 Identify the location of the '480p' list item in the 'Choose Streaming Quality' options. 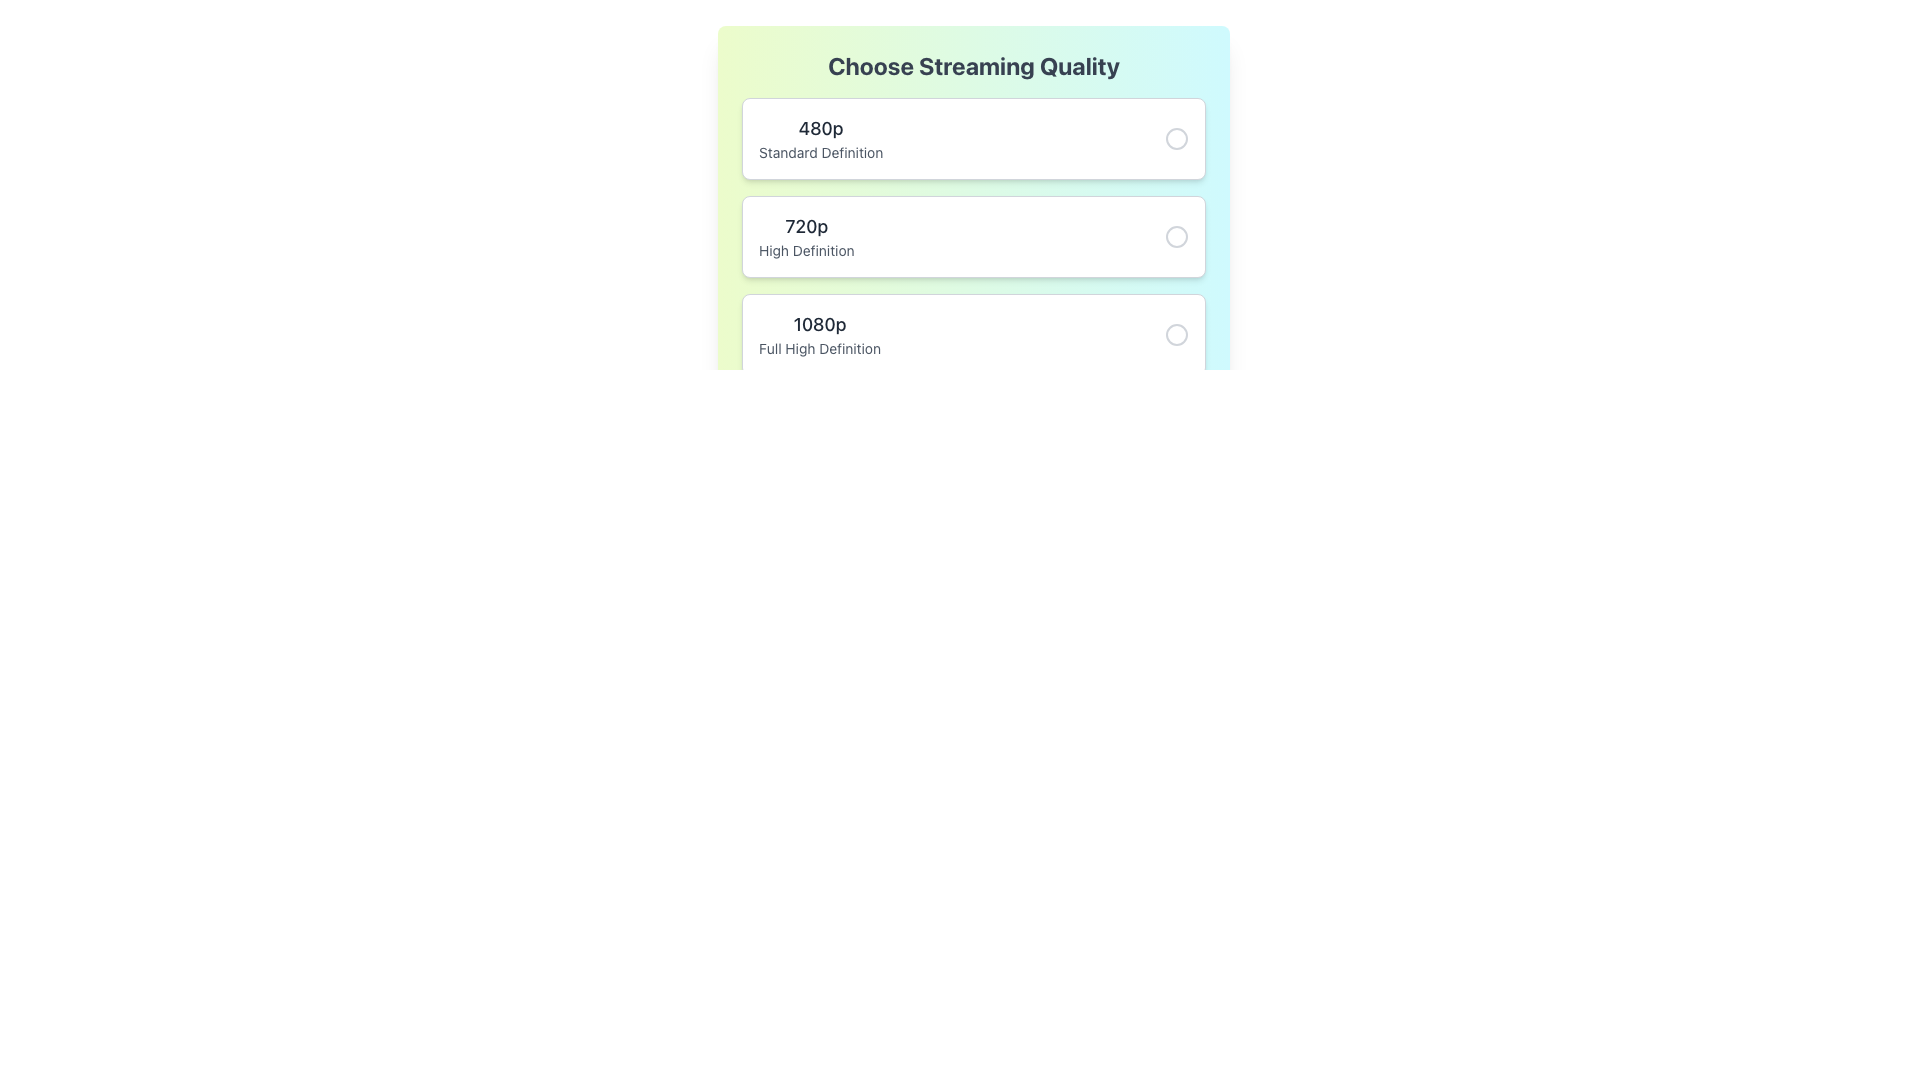
(821, 137).